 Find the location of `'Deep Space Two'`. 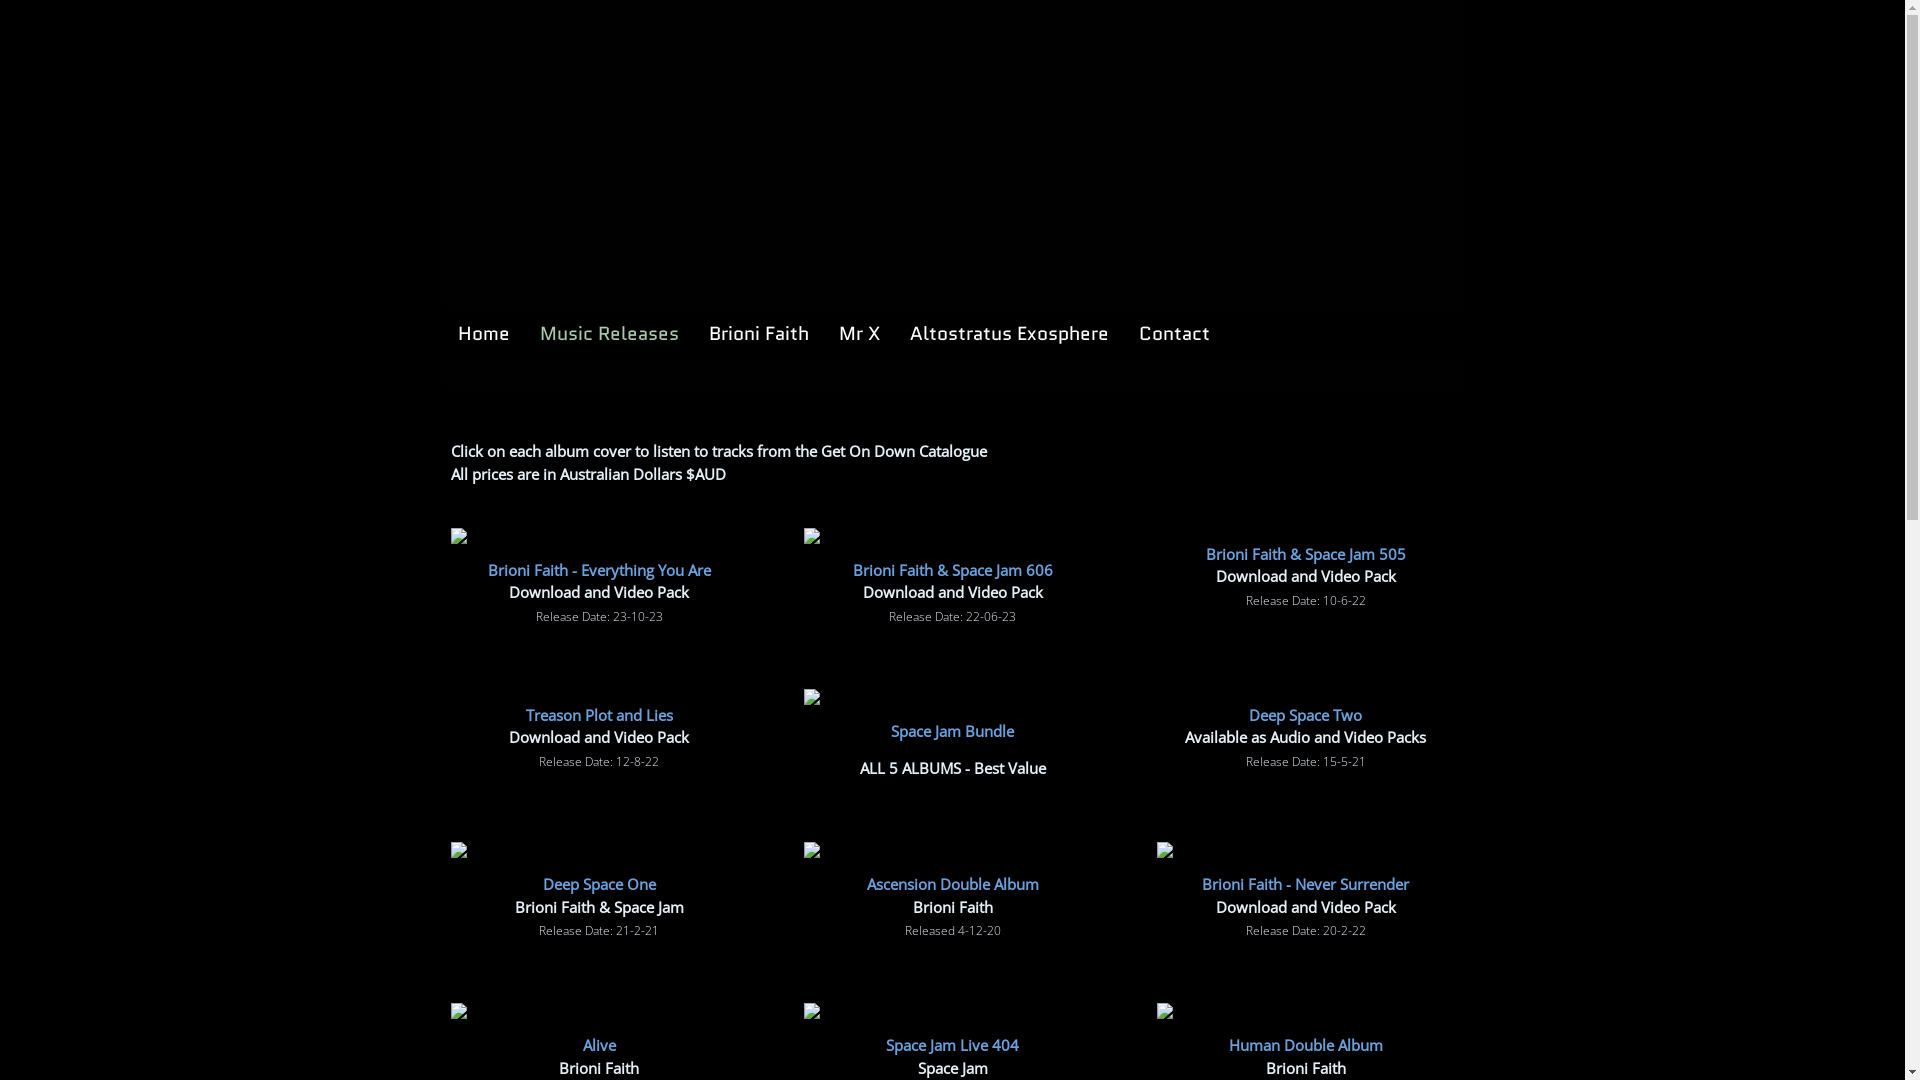

'Deep Space Two' is located at coordinates (1305, 712).